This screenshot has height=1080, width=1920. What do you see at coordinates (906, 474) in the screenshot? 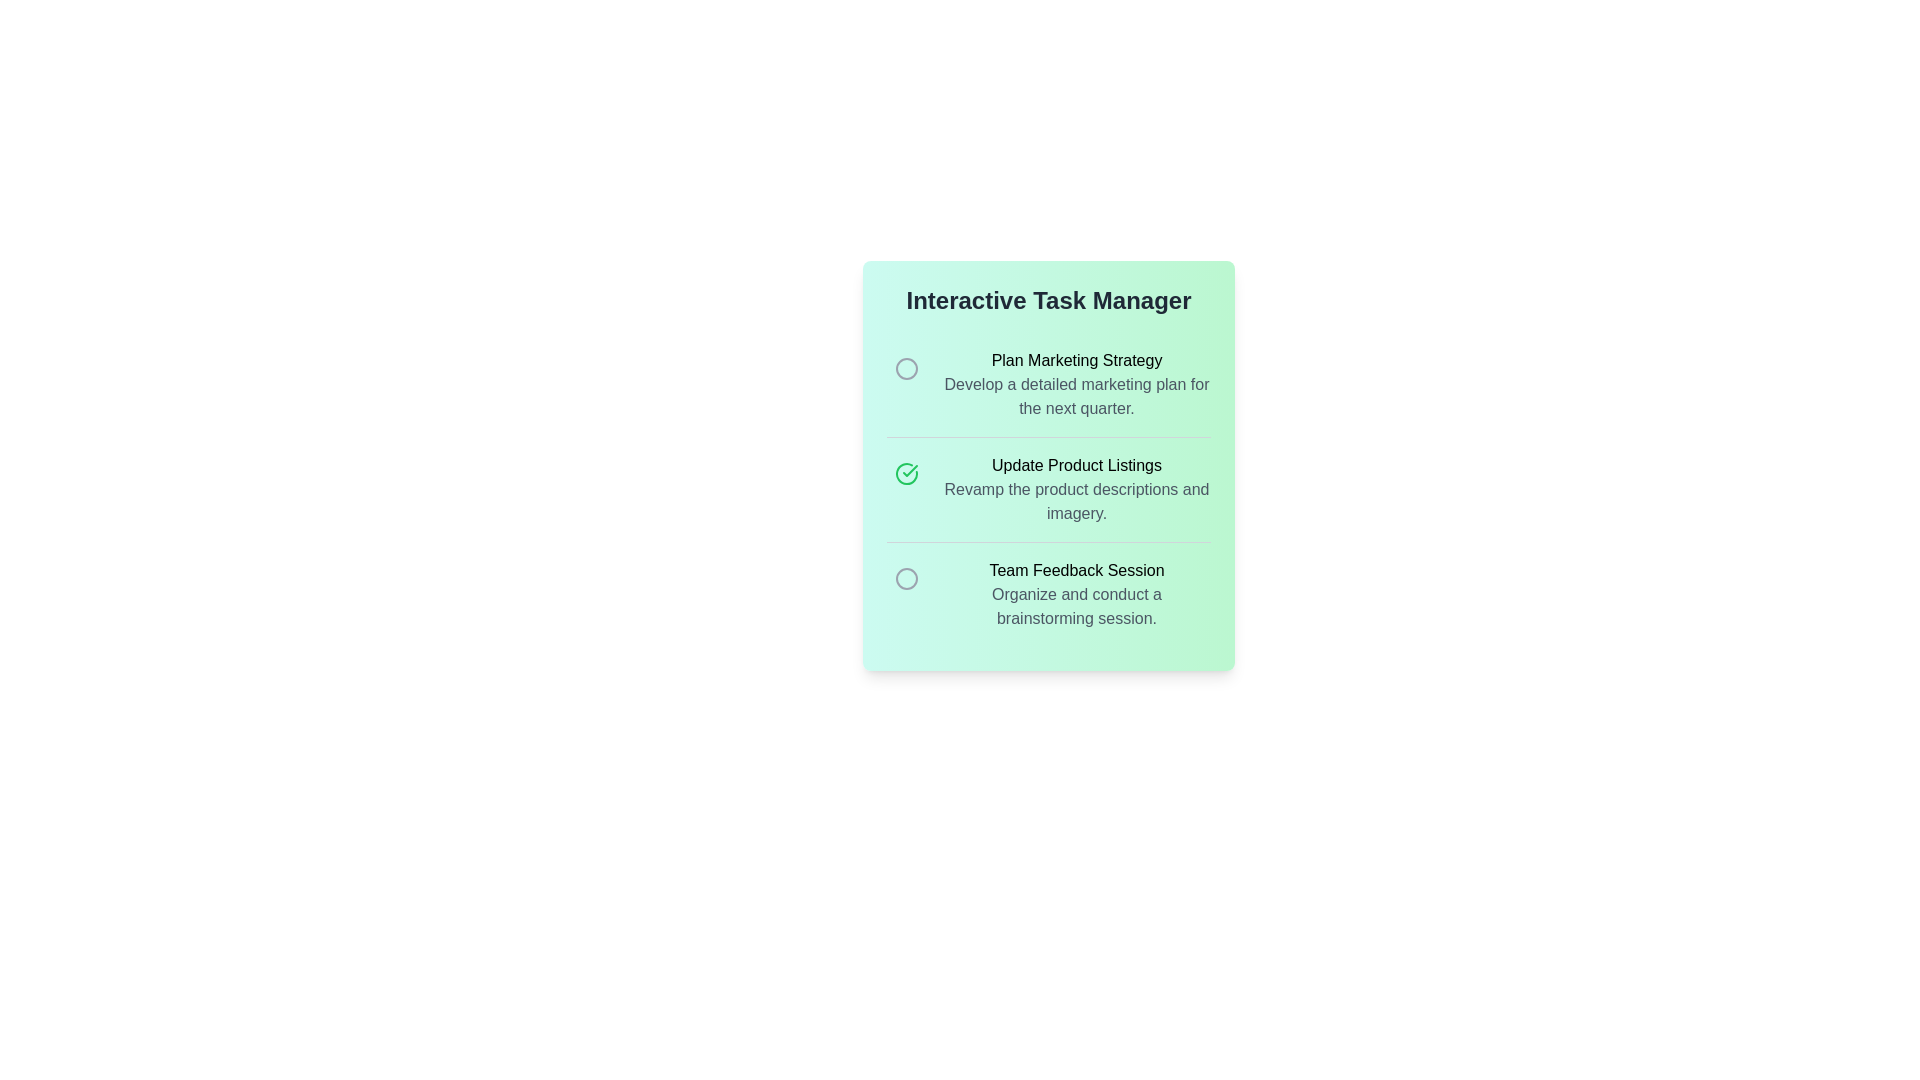
I see `the completion icon for the task 'Update Product Listings'` at bounding box center [906, 474].